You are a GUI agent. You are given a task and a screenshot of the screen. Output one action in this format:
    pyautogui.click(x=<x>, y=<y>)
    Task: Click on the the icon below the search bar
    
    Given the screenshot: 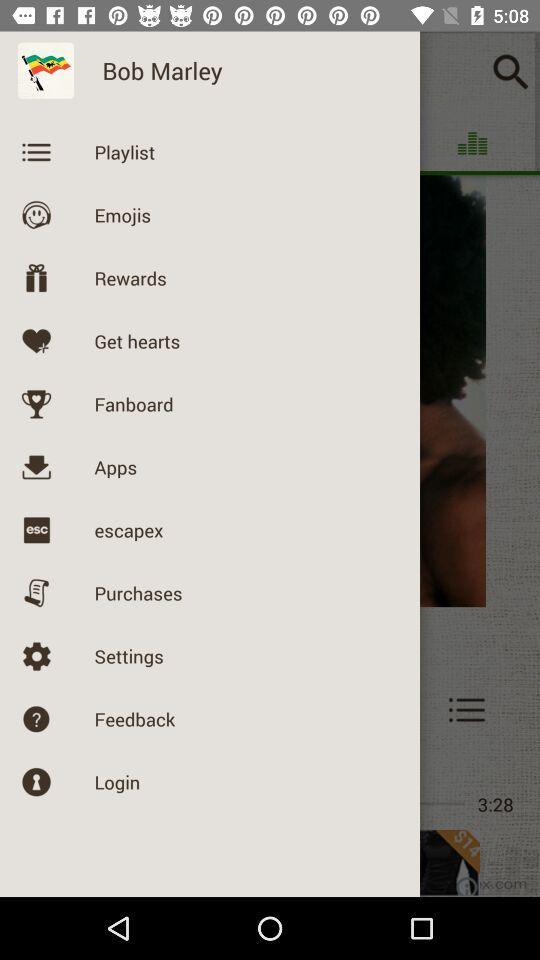 What is the action you would take?
    pyautogui.click(x=472, y=142)
    